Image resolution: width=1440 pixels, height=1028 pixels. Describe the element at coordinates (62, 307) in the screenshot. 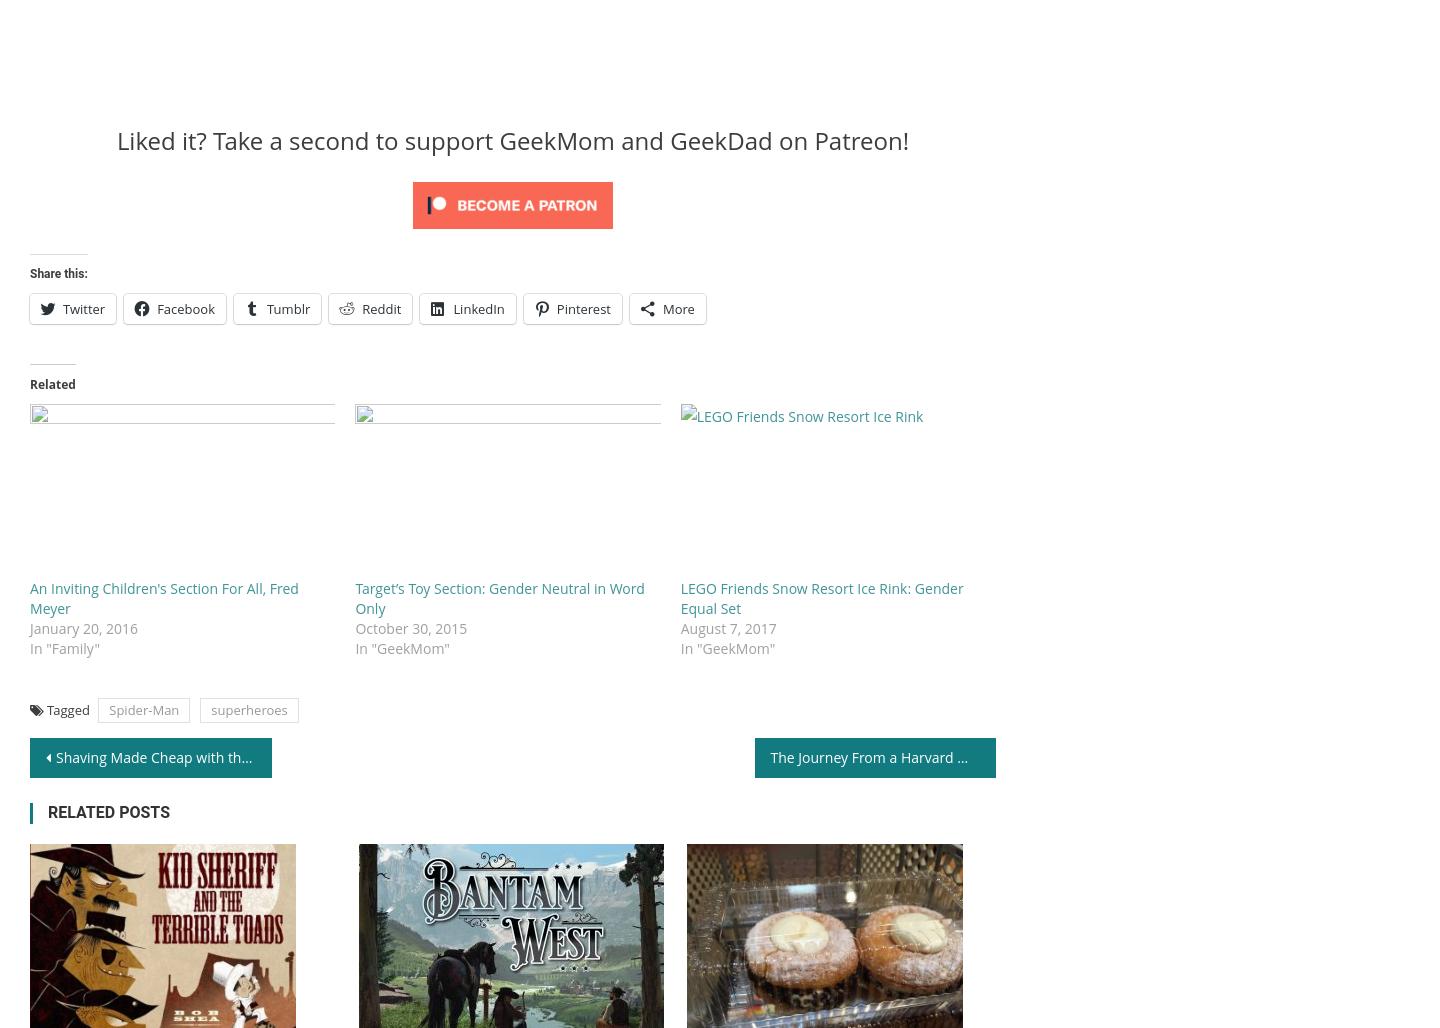

I see `'Twitter'` at that location.